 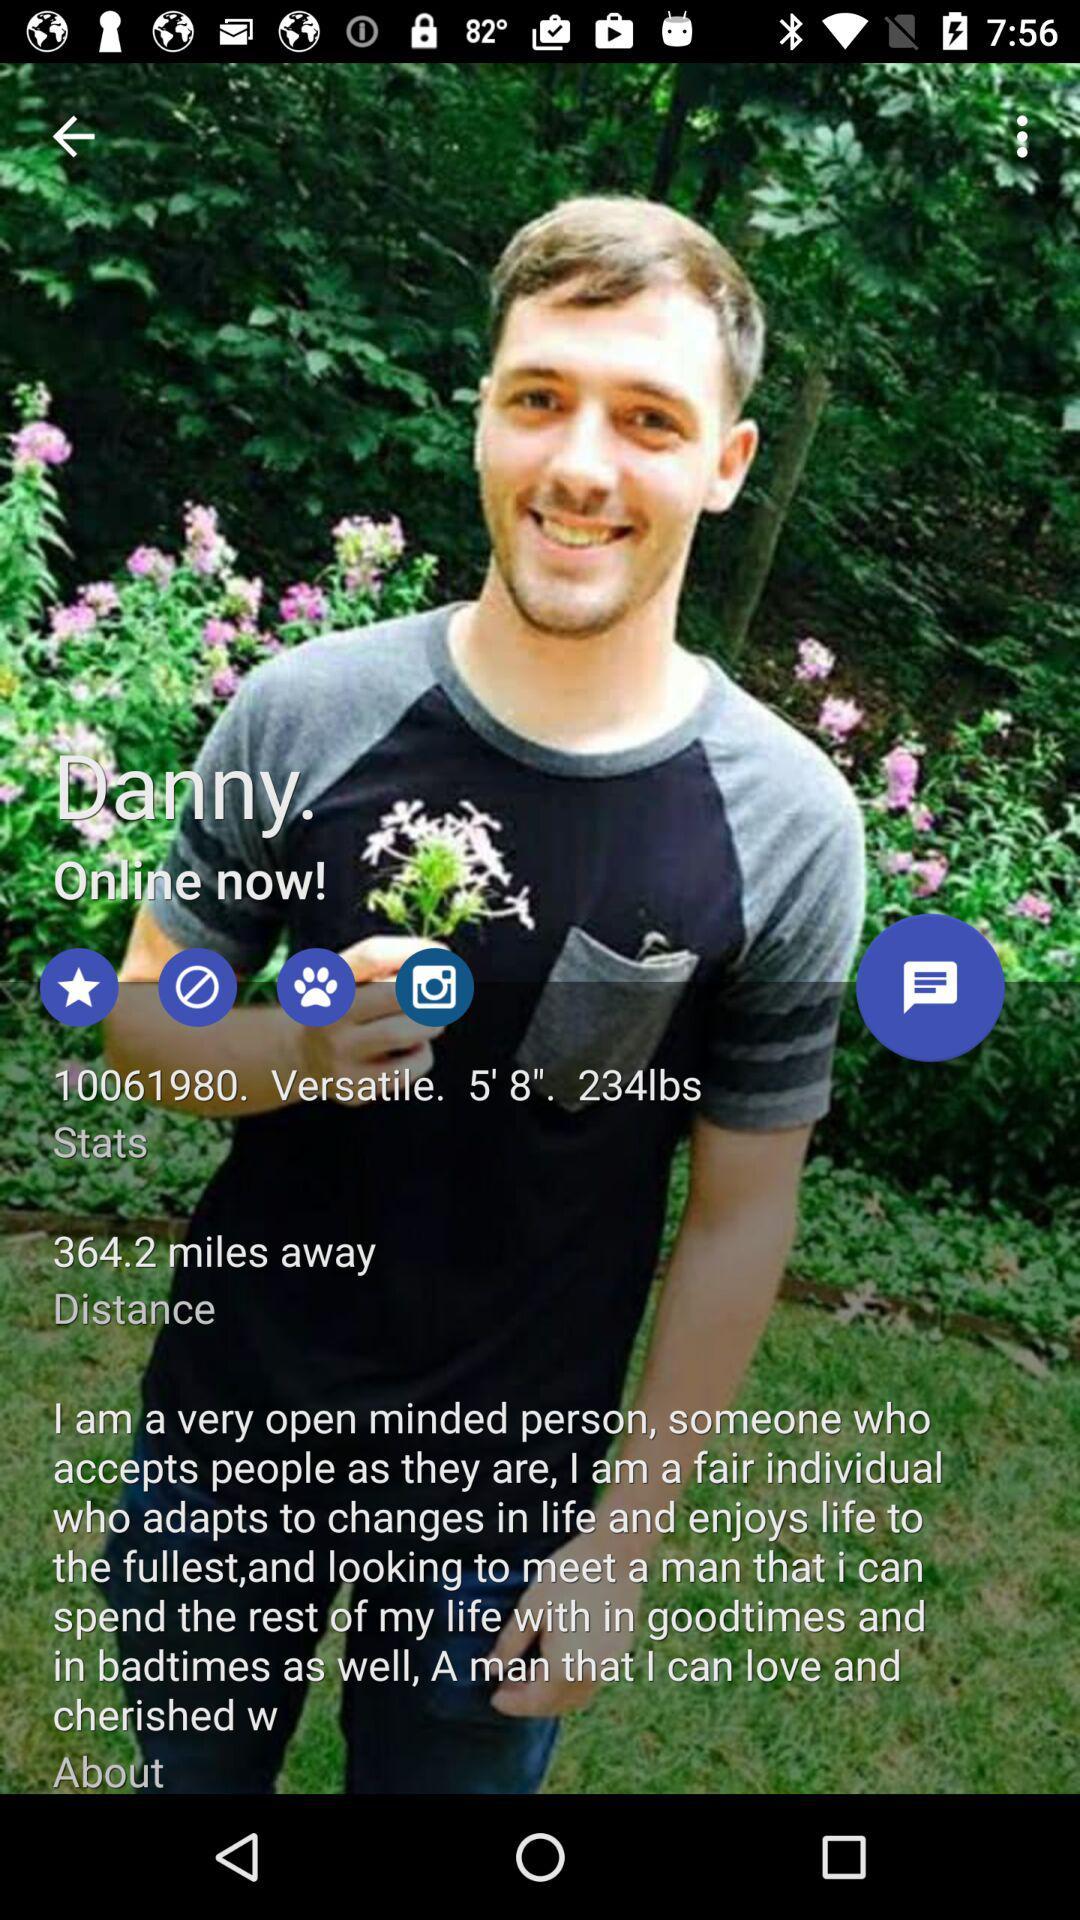 I want to click on send message, so click(x=930, y=995).